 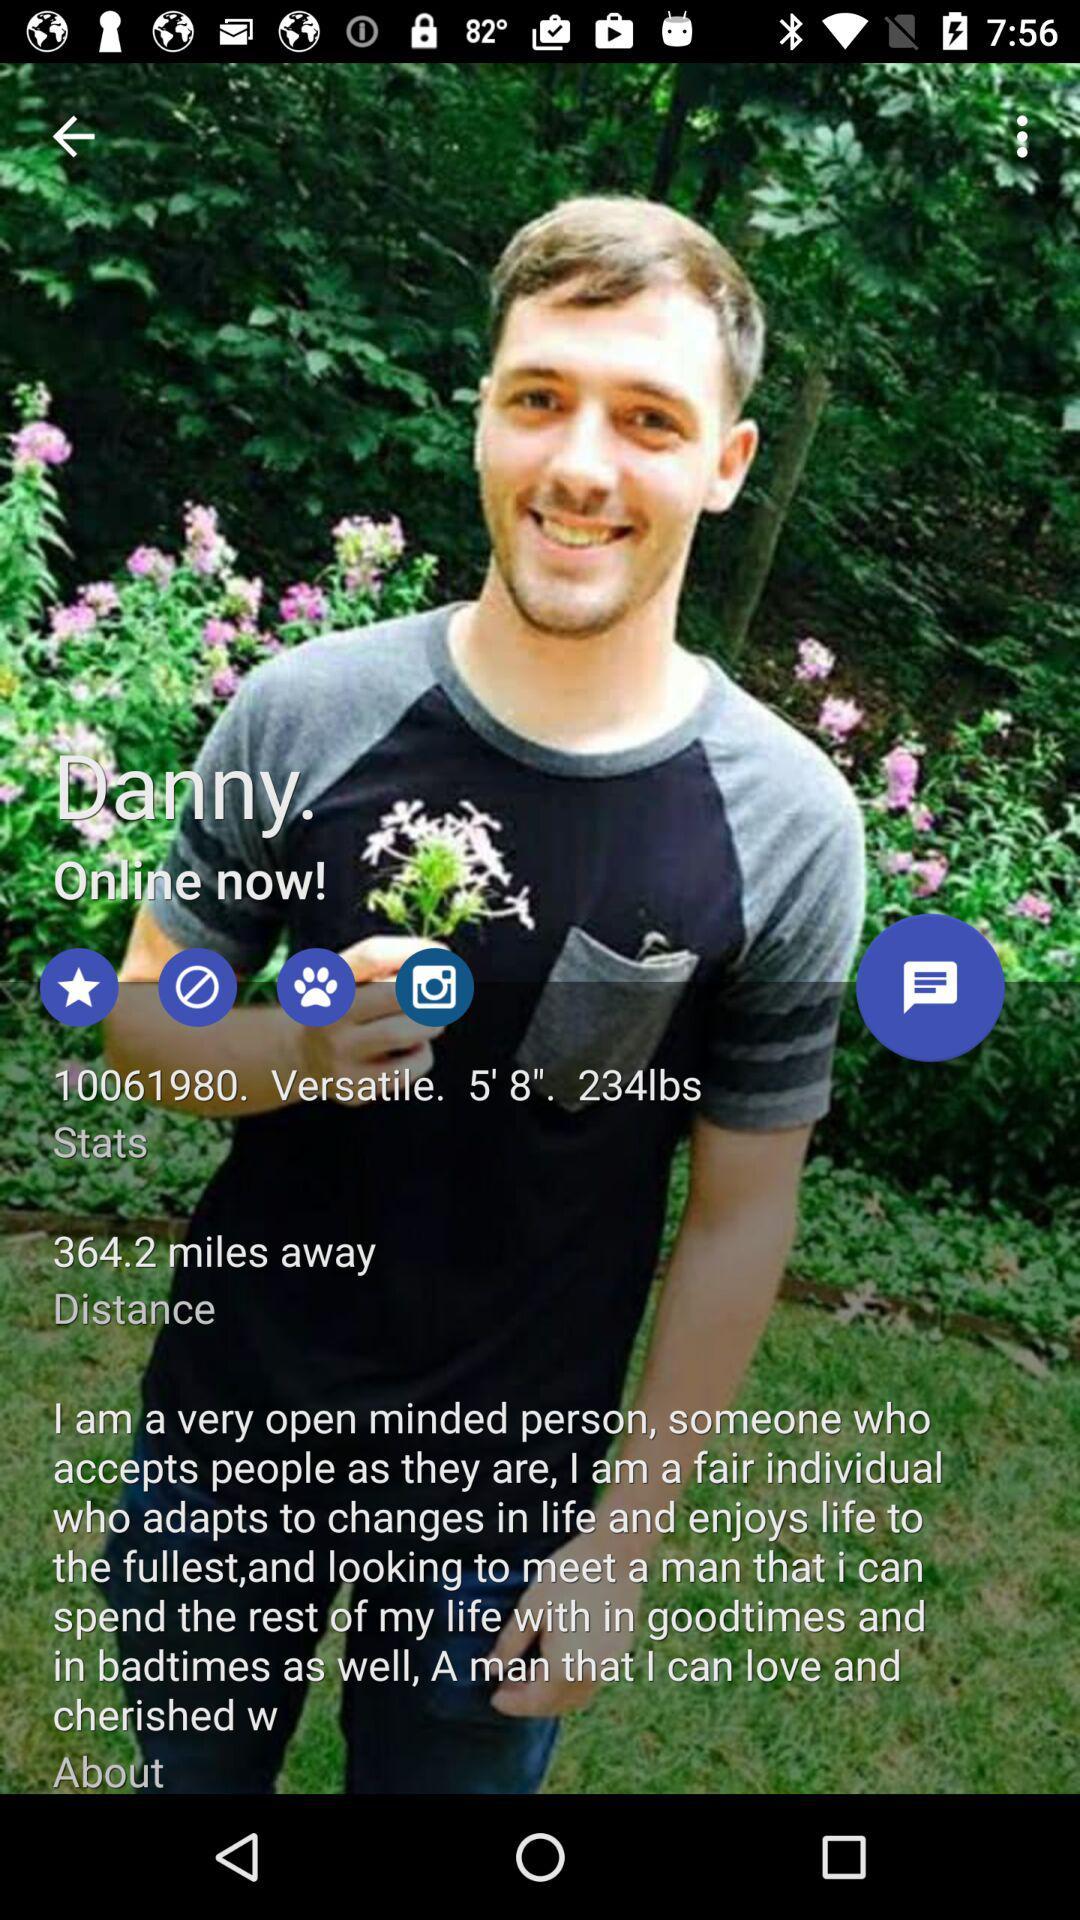 I want to click on send message, so click(x=930, y=995).